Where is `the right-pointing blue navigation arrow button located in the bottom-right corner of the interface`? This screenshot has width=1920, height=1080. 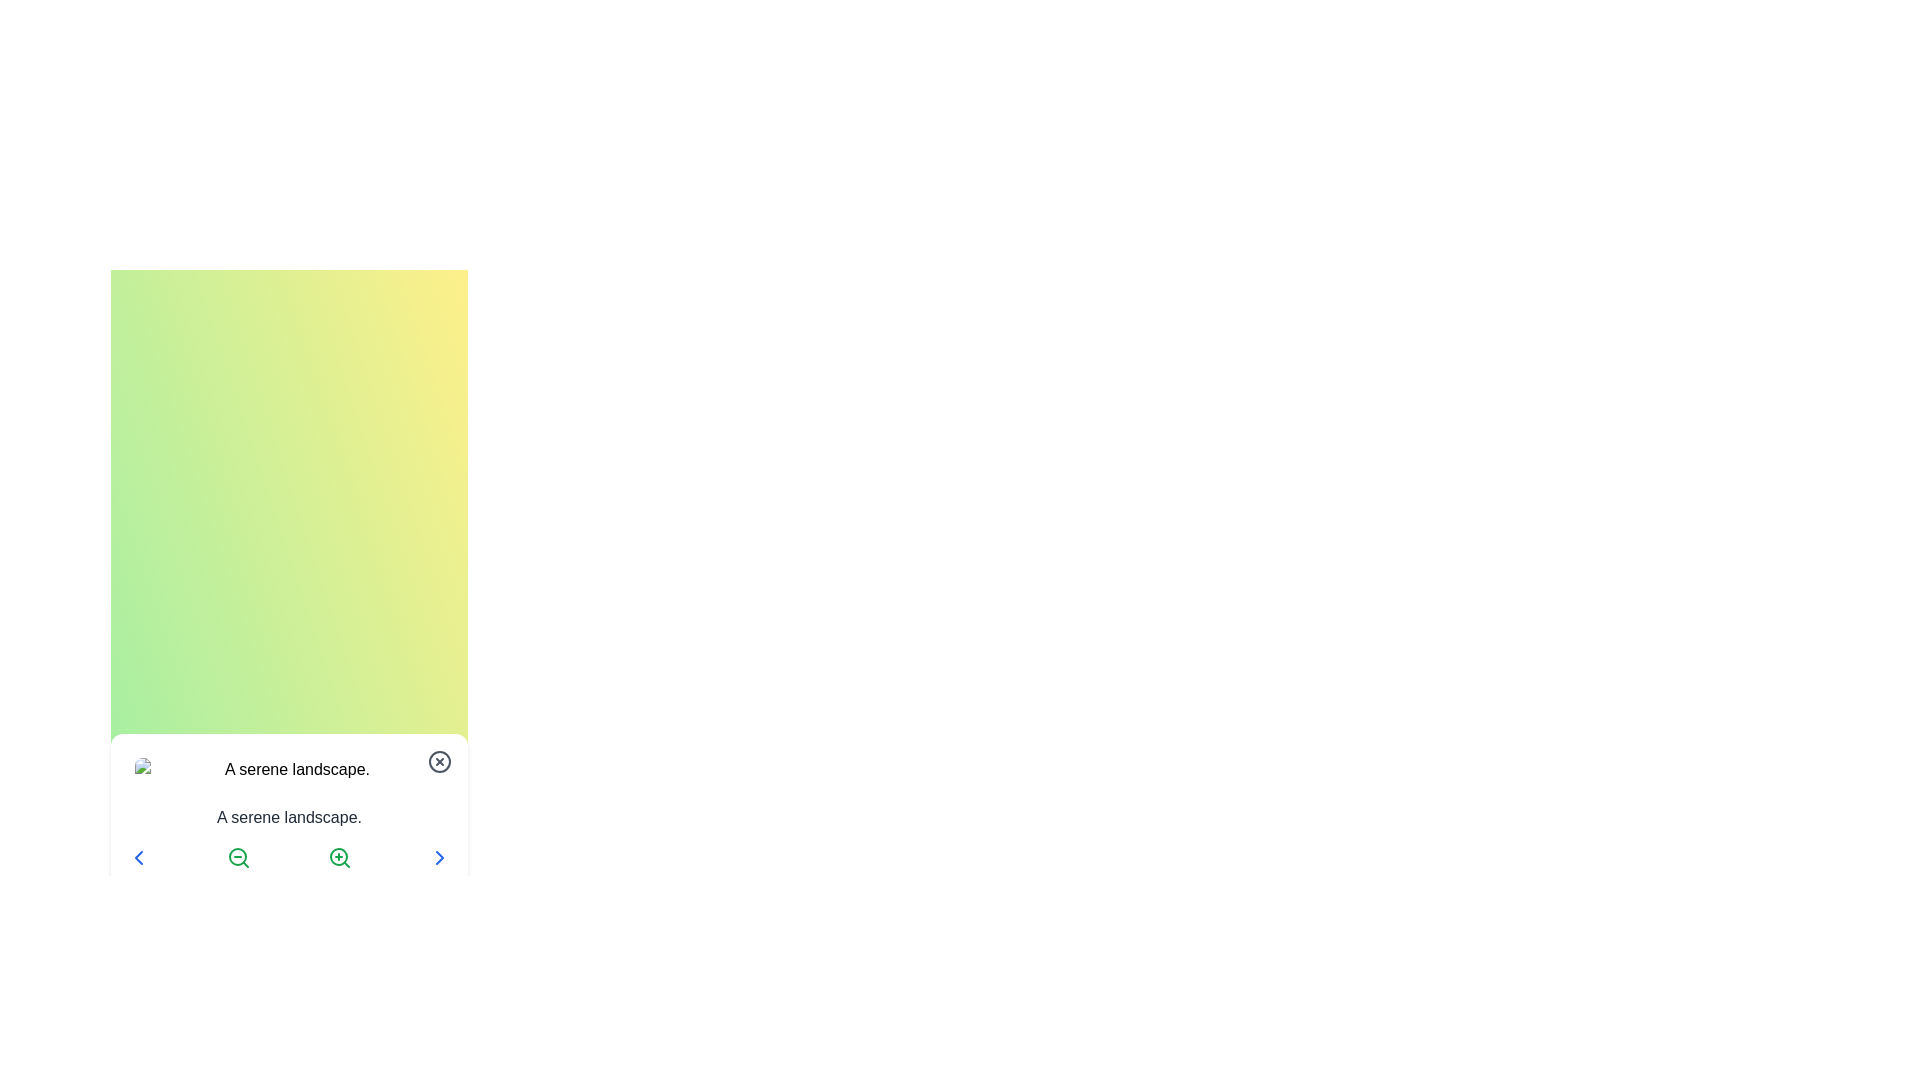
the right-pointing blue navigation arrow button located in the bottom-right corner of the interface is located at coordinates (439, 856).